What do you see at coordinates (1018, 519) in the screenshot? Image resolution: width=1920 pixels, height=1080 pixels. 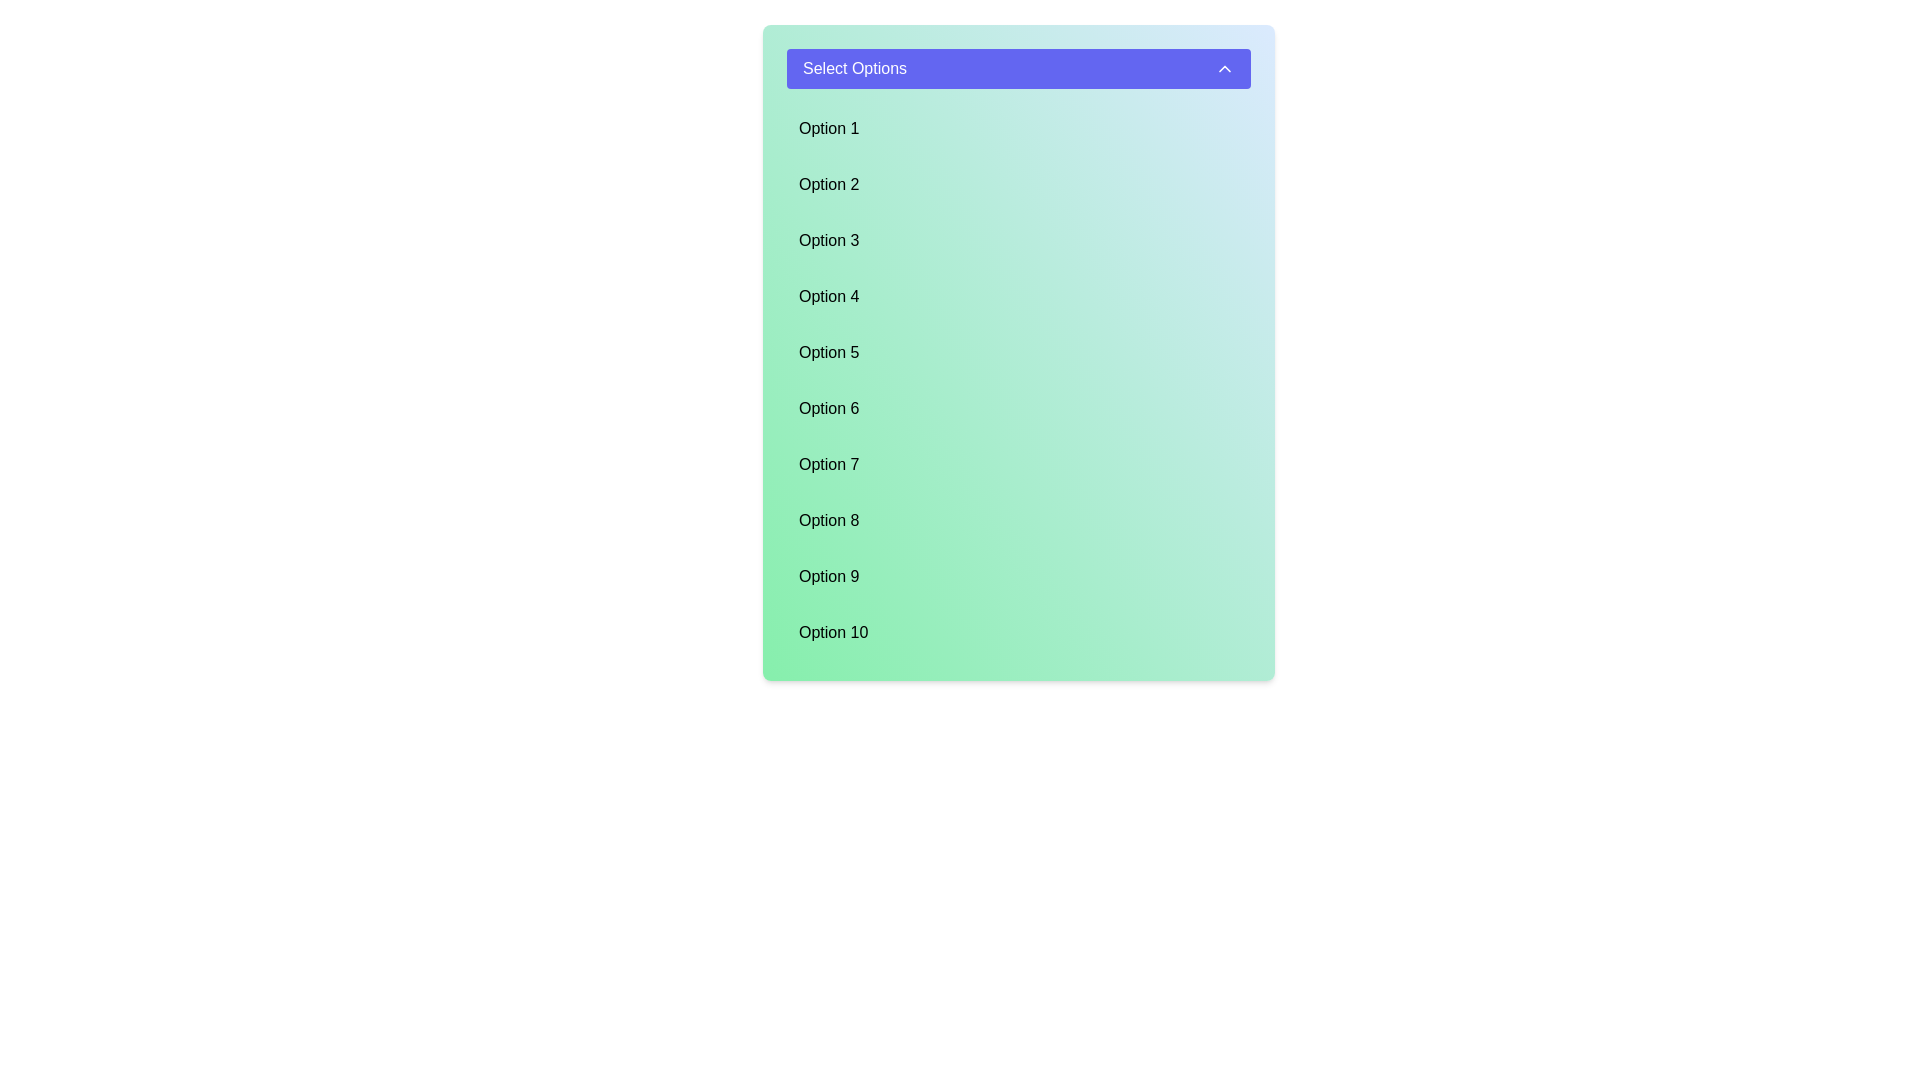 I see `the eighth selectable option in a vertical list on a light green panel` at bounding box center [1018, 519].